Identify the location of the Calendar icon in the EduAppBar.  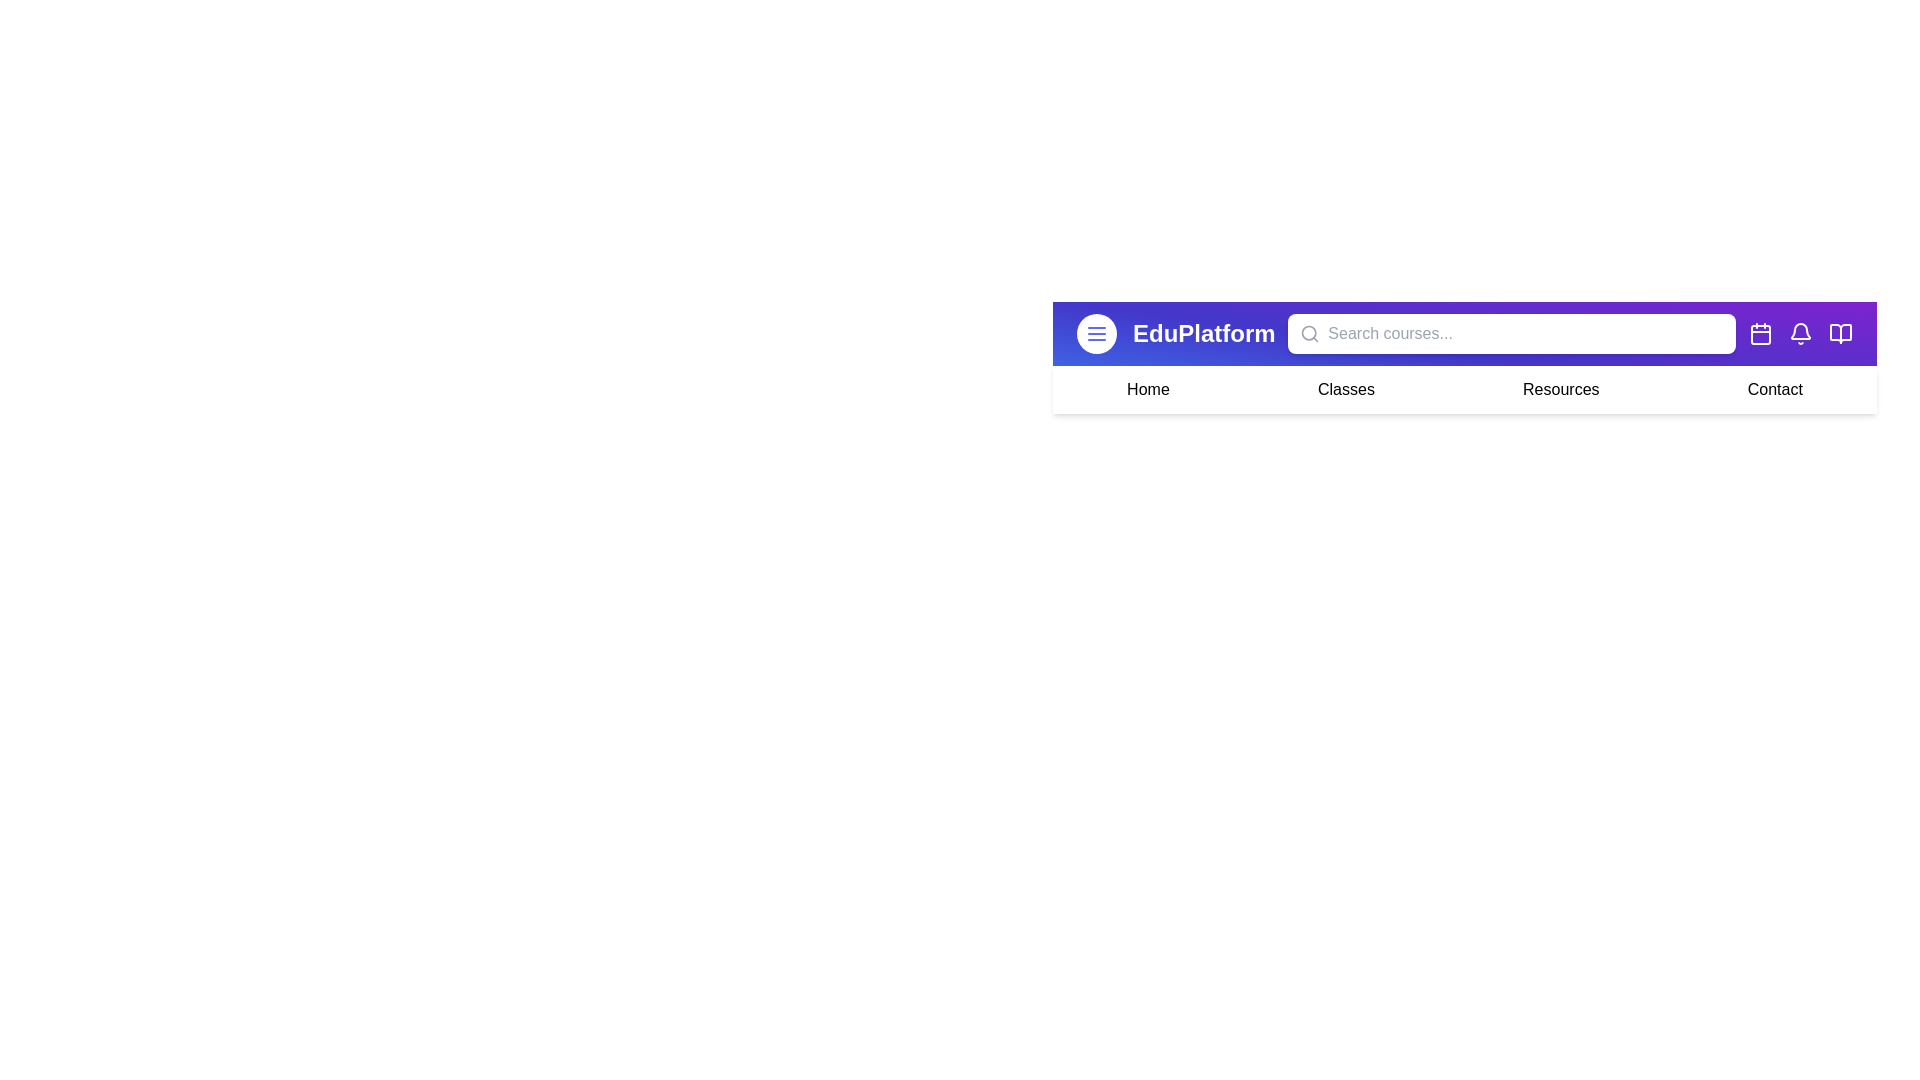
(1761, 333).